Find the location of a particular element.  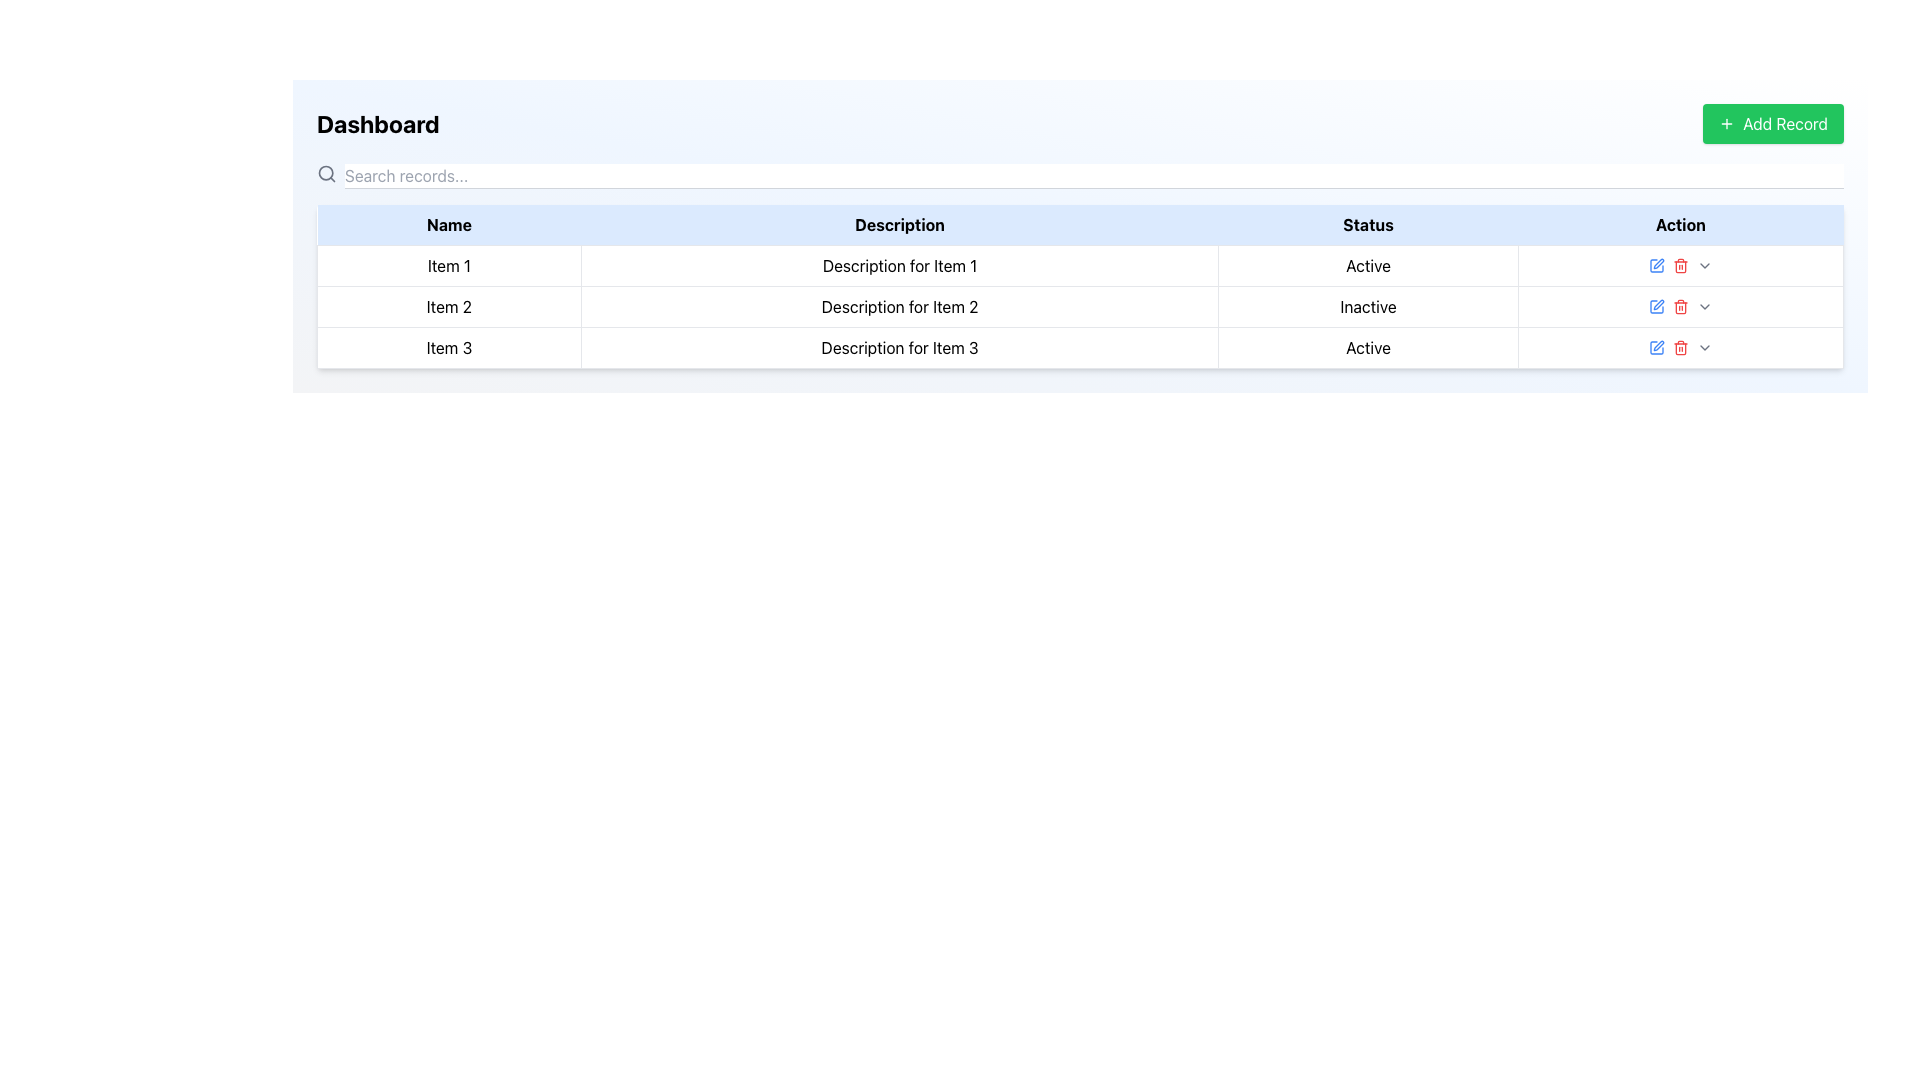

the search icon located to the left of the text input field with the placeholder 'Search records...' to initiate a search is located at coordinates (326, 172).